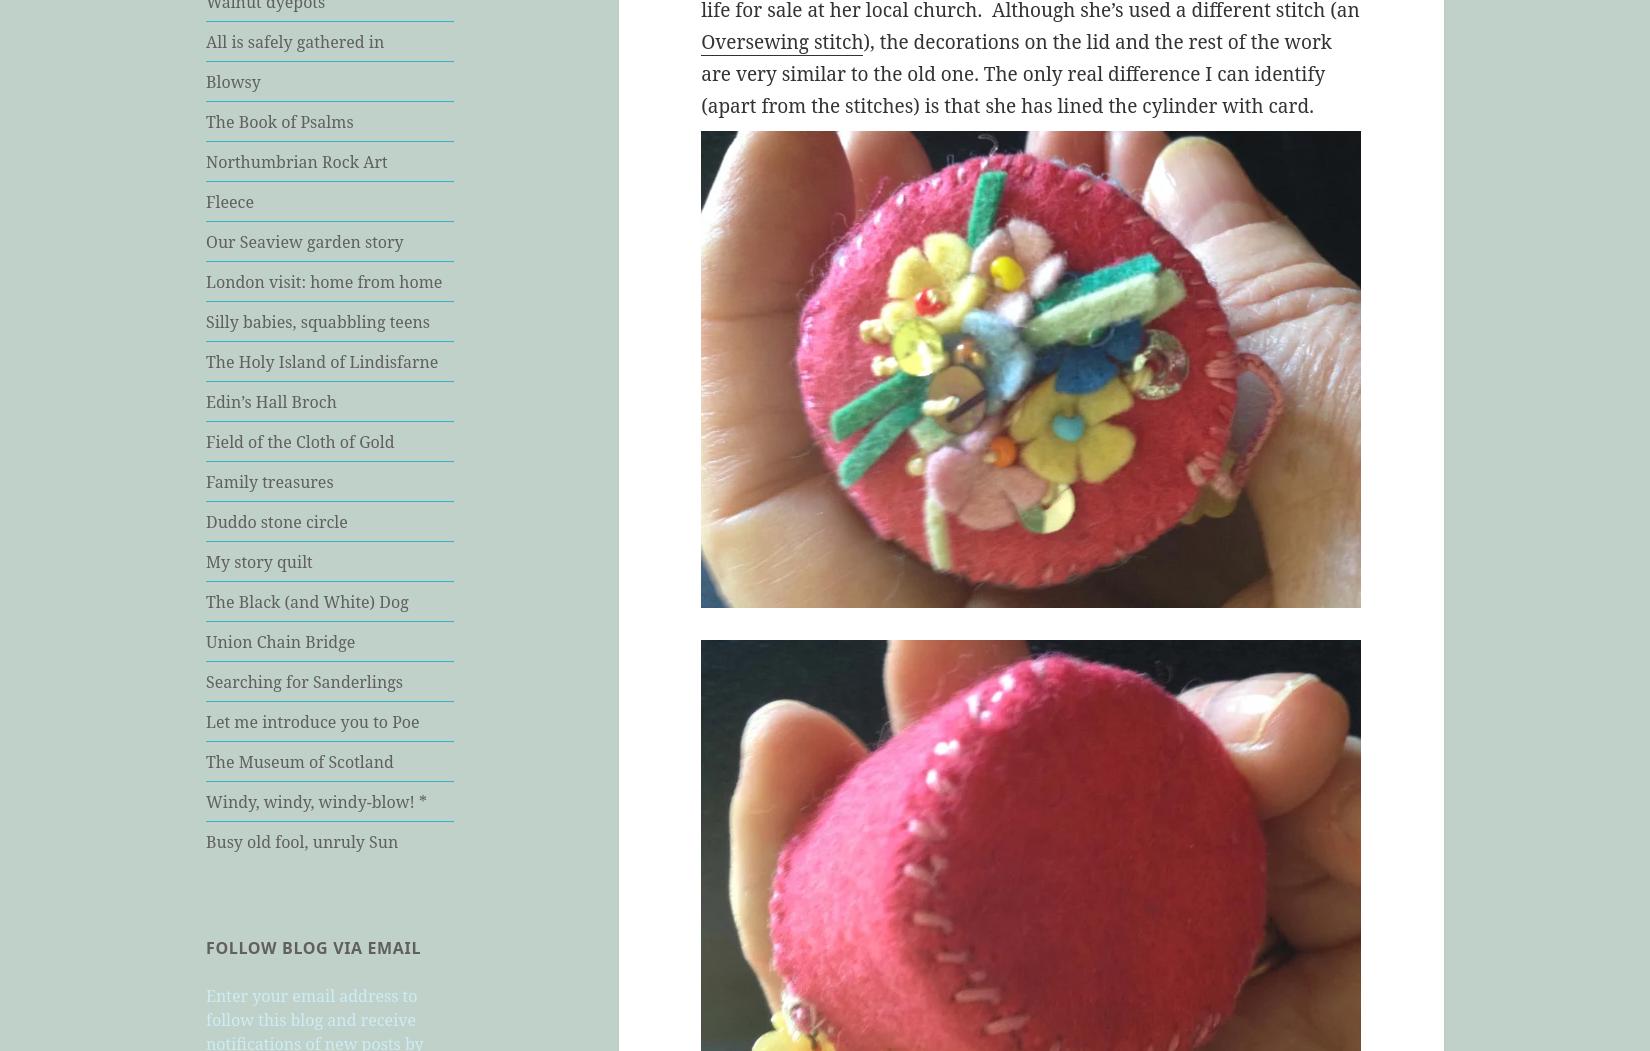 The image size is (1650, 1051). Describe the element at coordinates (205, 681) in the screenshot. I see `'Searching for Sanderlings'` at that location.